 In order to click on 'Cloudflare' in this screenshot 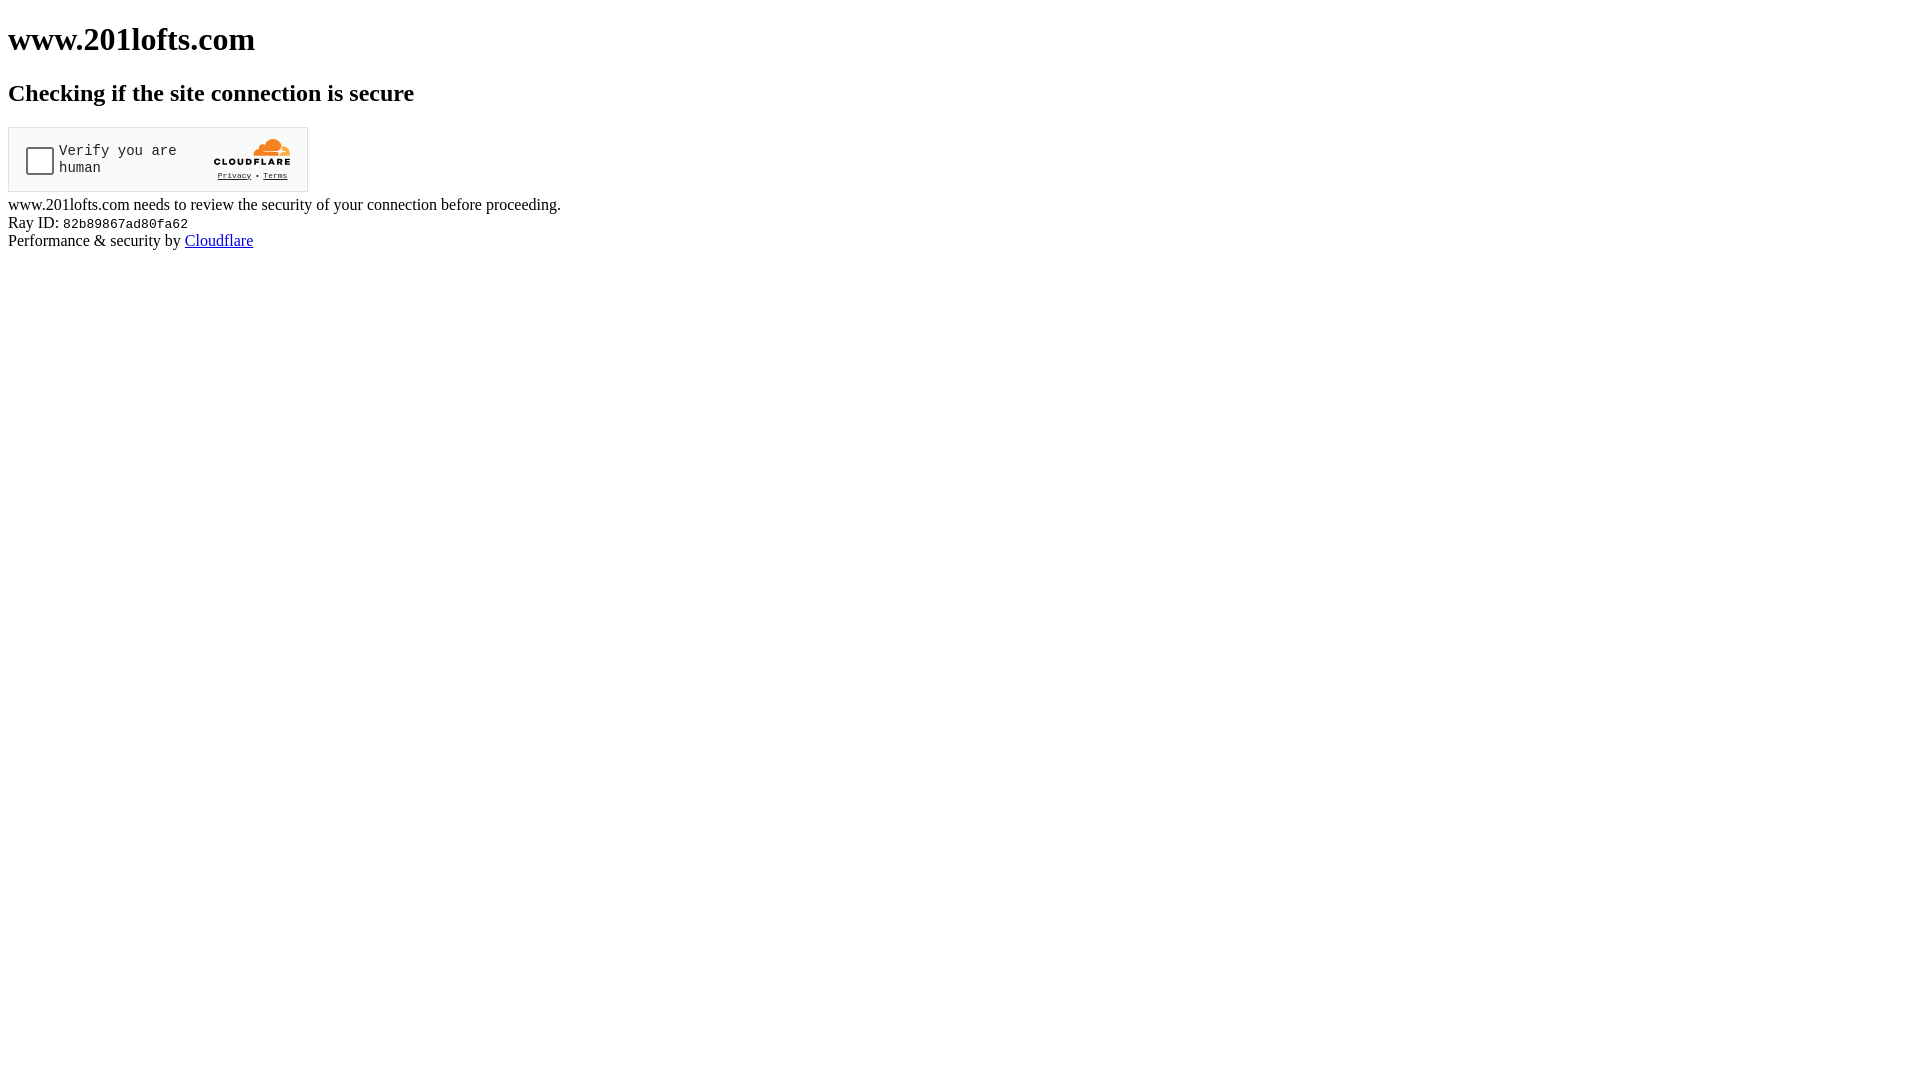, I will do `click(185, 239)`.